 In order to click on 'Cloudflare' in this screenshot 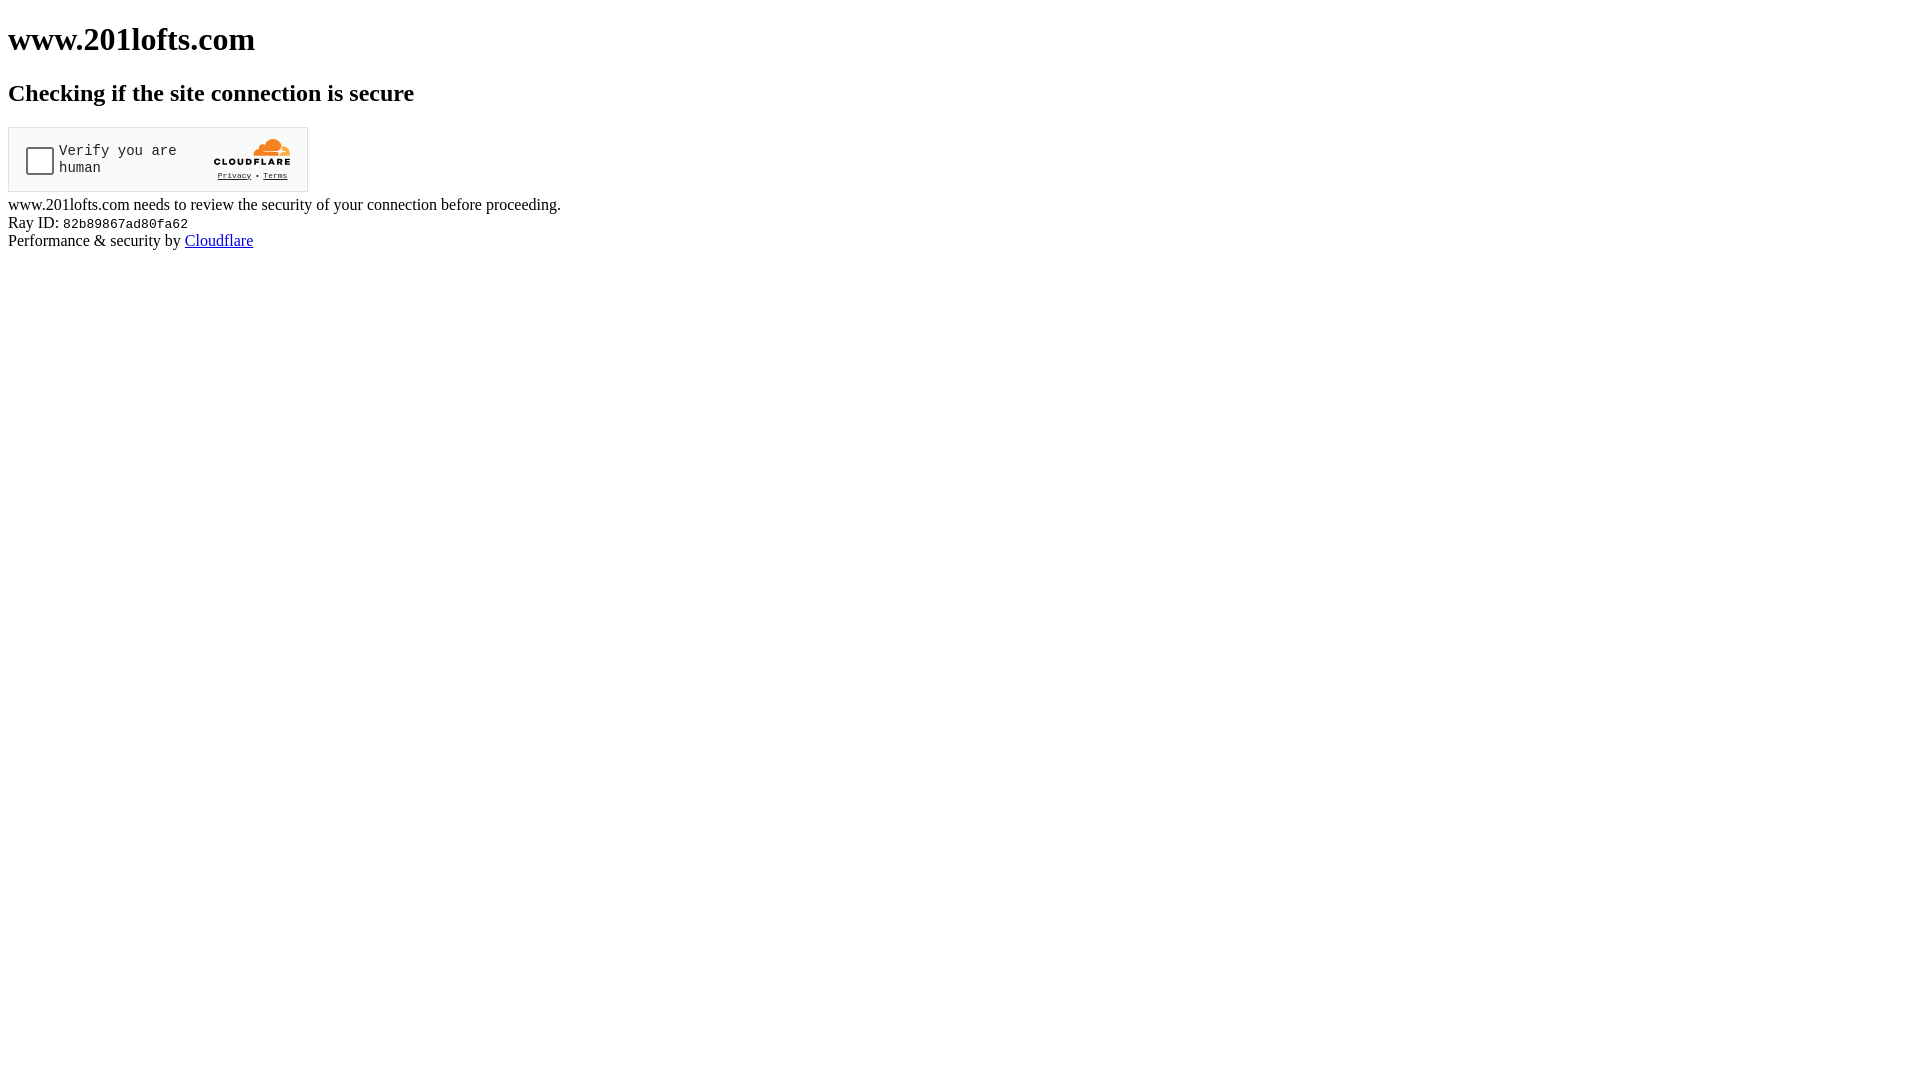, I will do `click(185, 239)`.